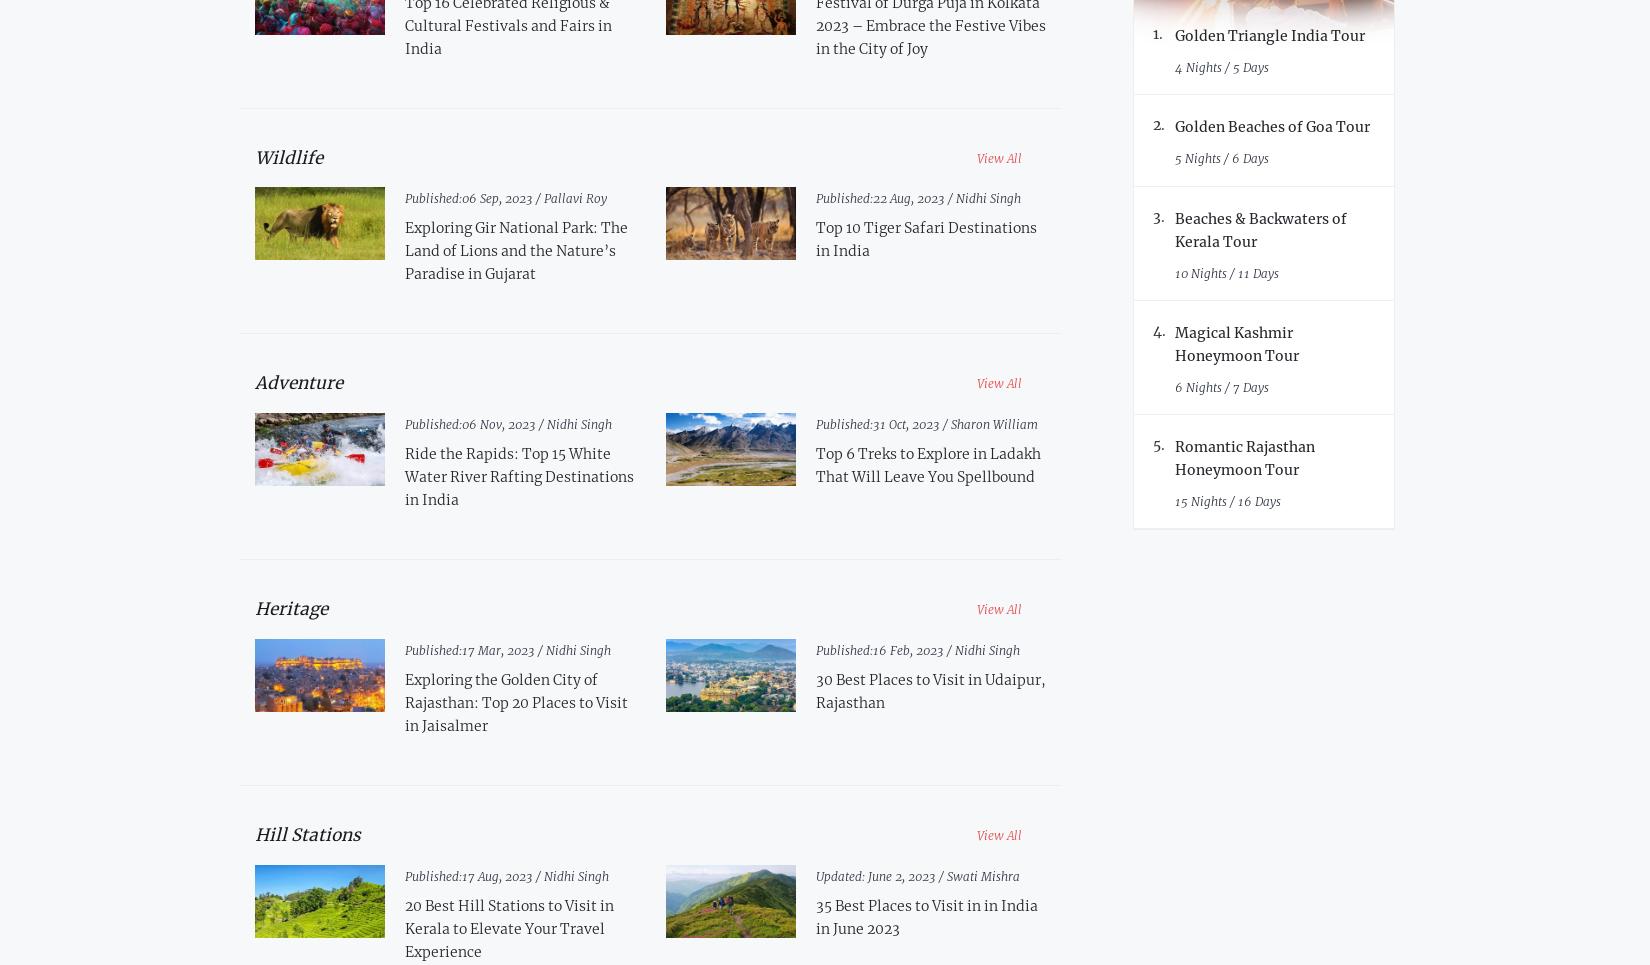  I want to click on '06 Sep, 2023 /', so click(500, 198).